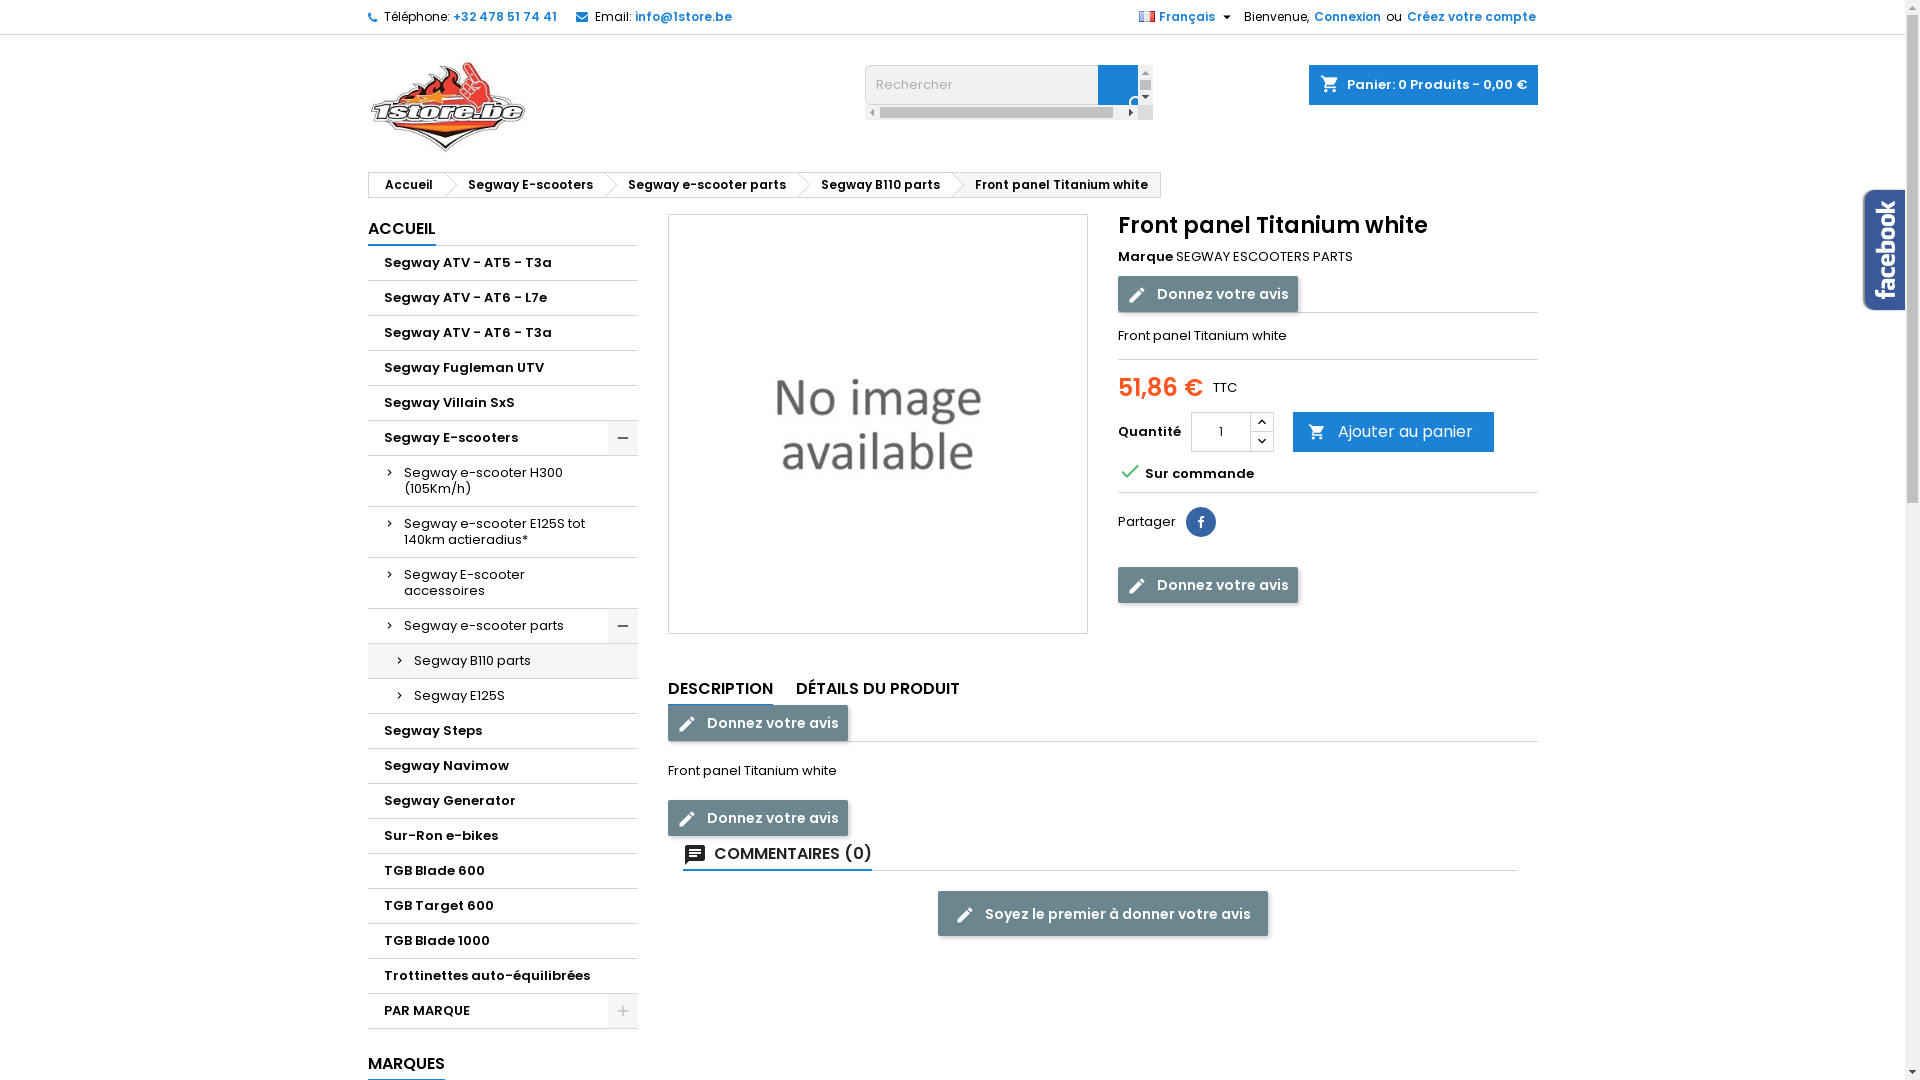 Image resolution: width=1920 pixels, height=1080 pixels. I want to click on 'TGB Blade 1000', so click(503, 941).